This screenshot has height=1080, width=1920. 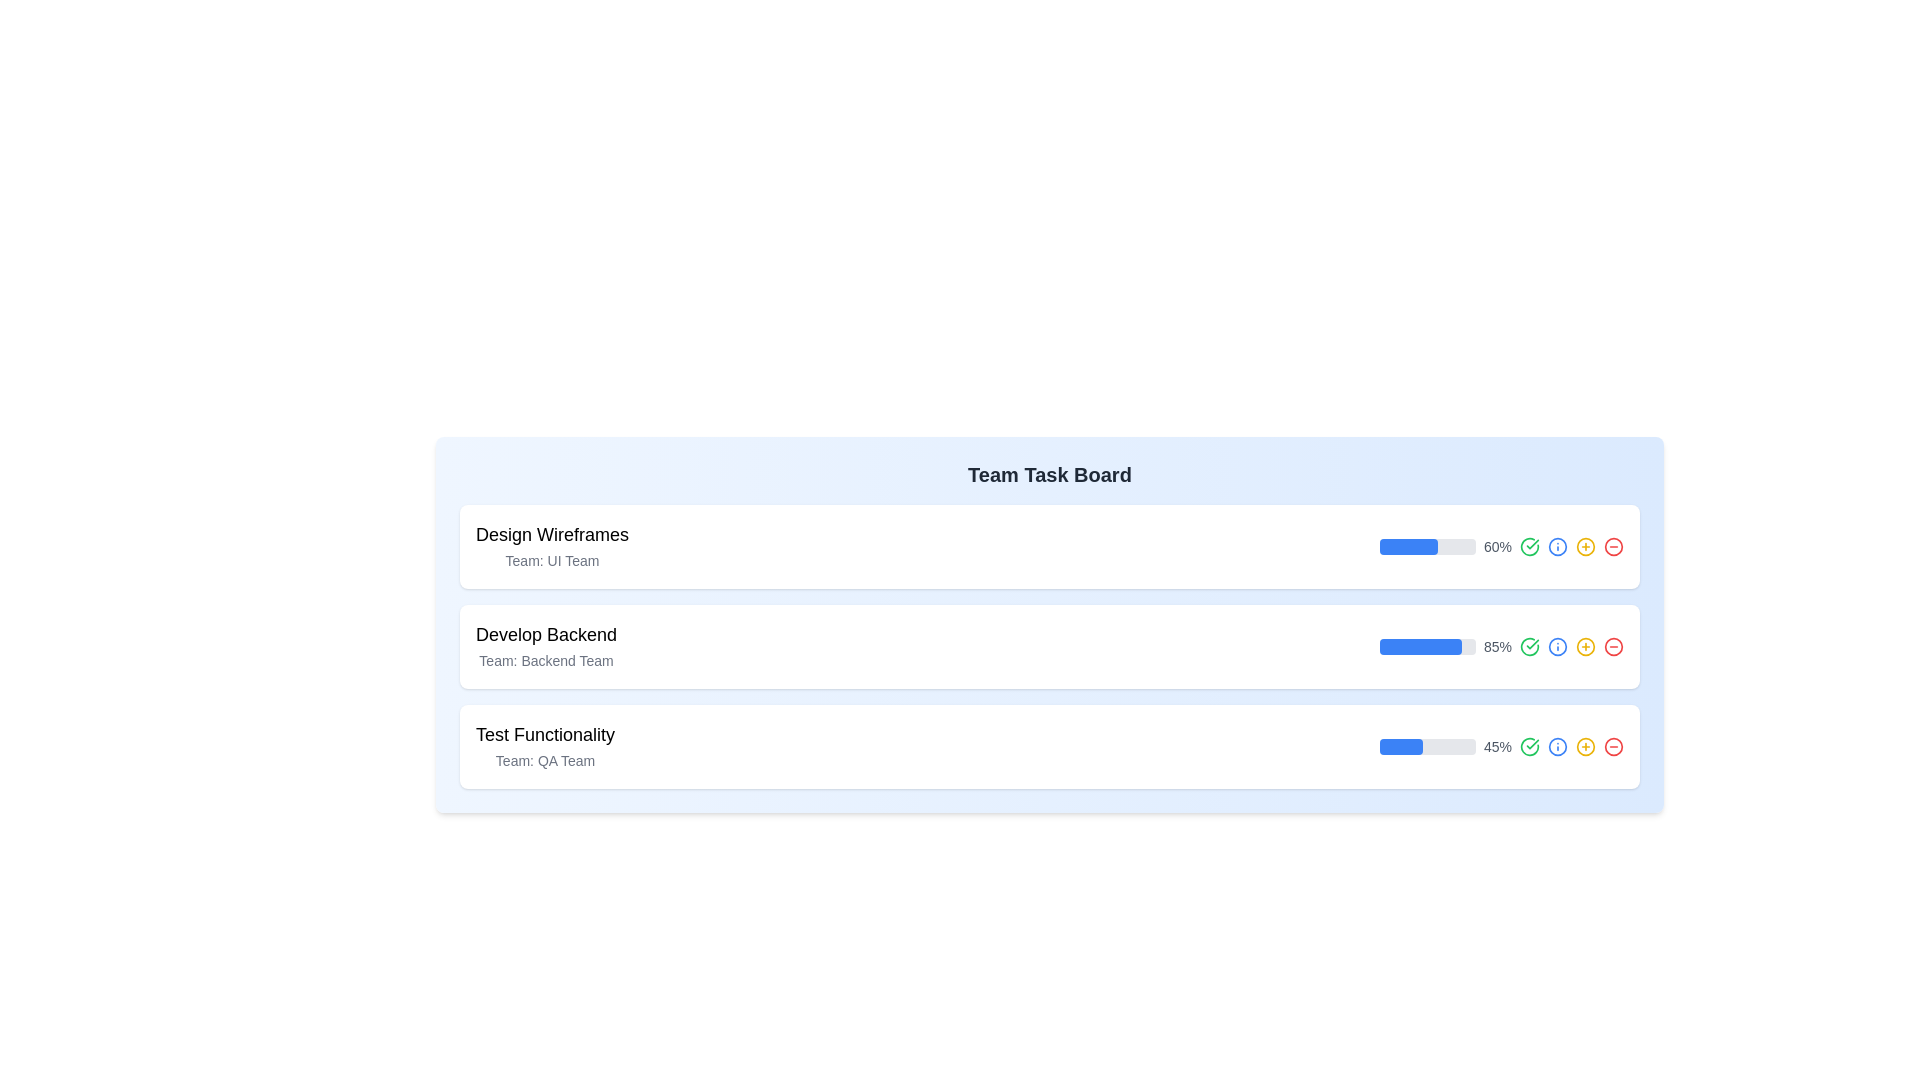 I want to click on the progress bar located in the 'Design Wireframes' section on the Team Task Board, which has a gray background and a blue fill, indicating the current progress of 60%, so click(x=1426, y=547).